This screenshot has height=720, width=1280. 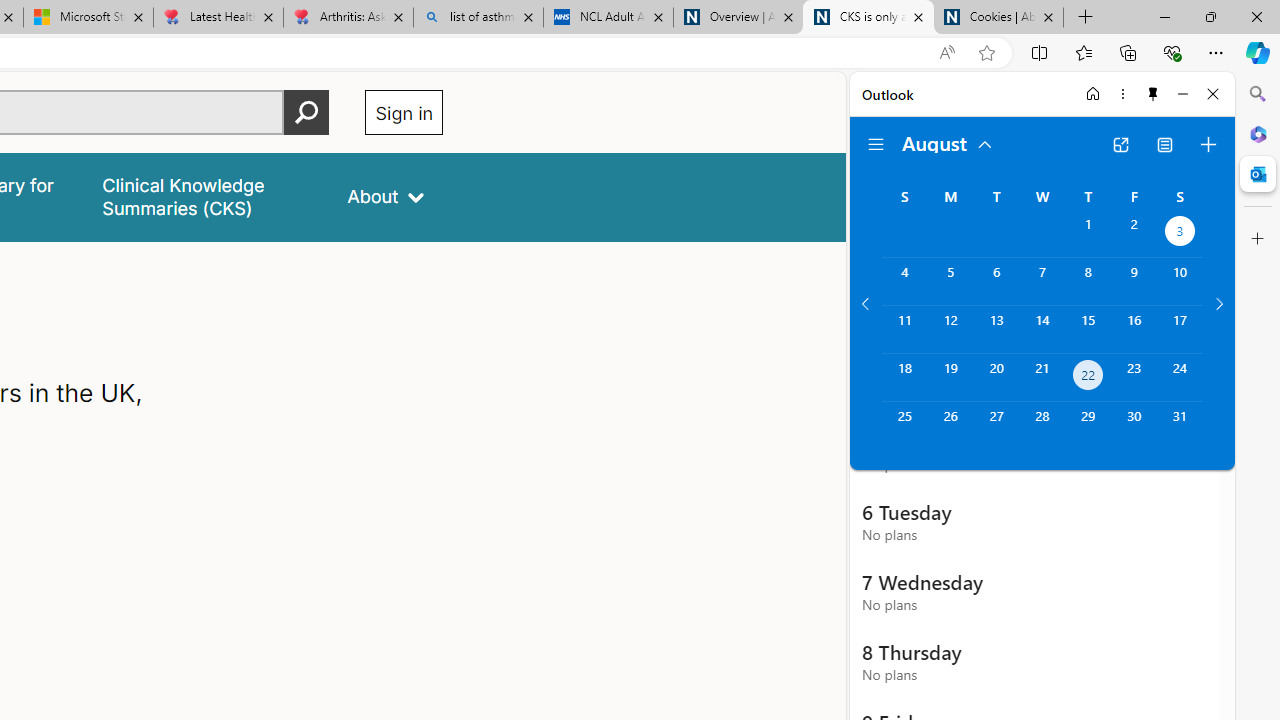 What do you see at coordinates (1041, 377) in the screenshot?
I see `'Wednesday, August 21, 2024. '` at bounding box center [1041, 377].